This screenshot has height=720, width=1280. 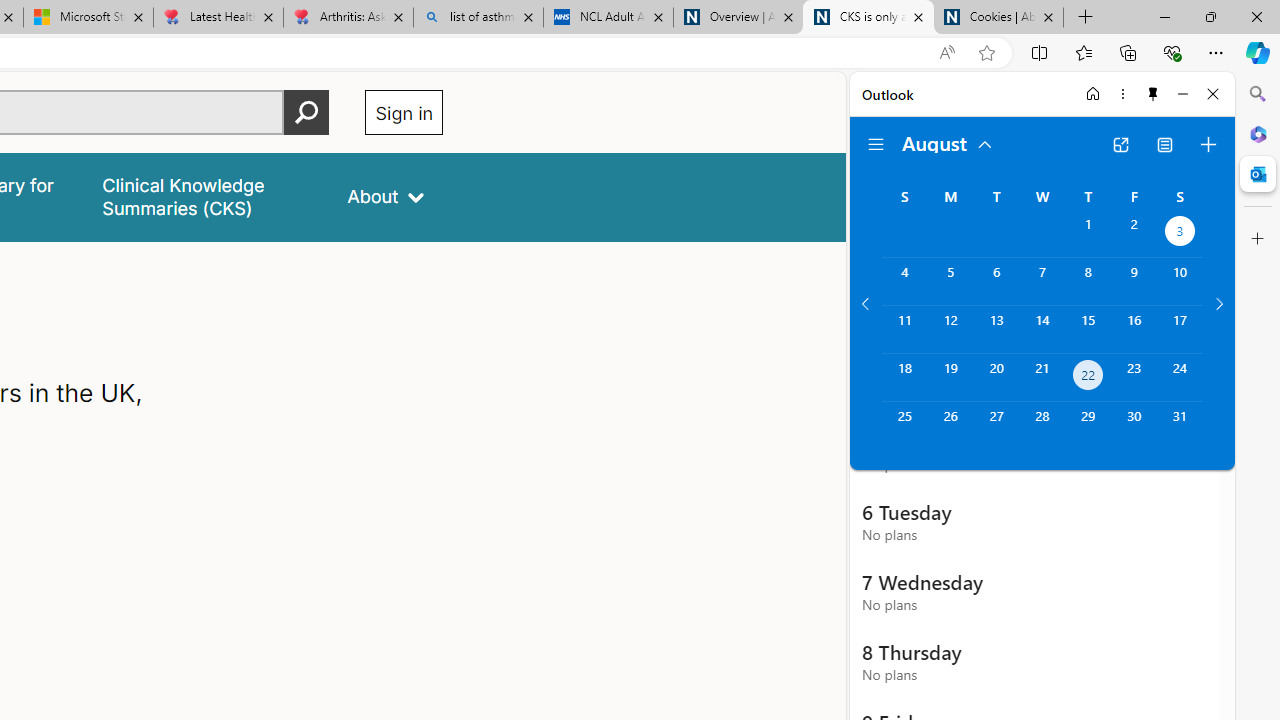 What do you see at coordinates (1041, 377) in the screenshot?
I see `'Wednesday, August 21, 2024. '` at bounding box center [1041, 377].